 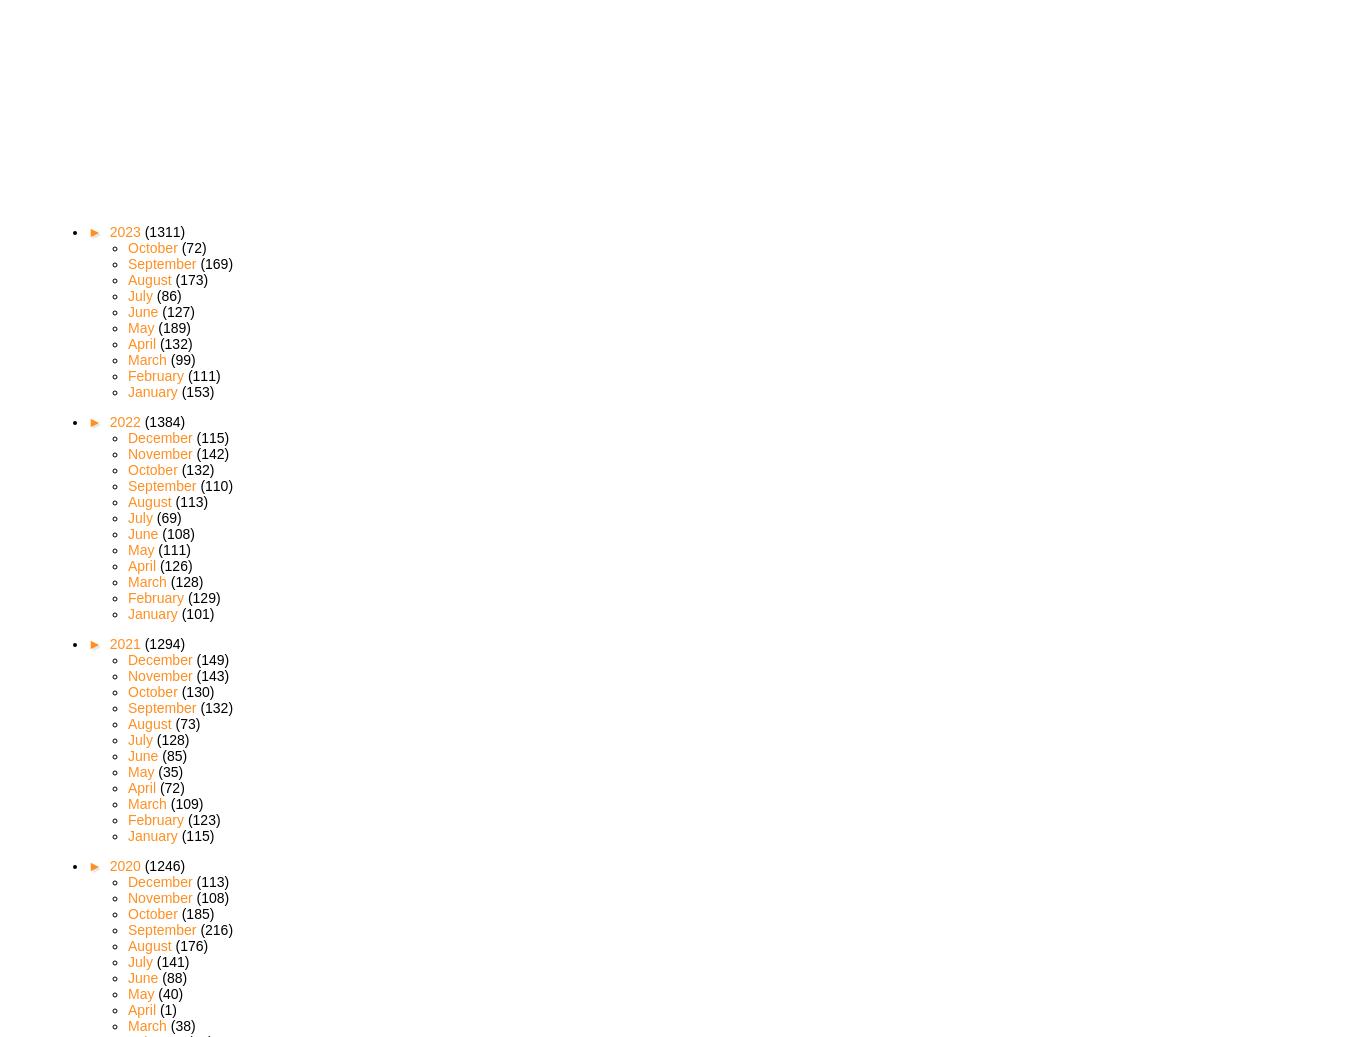 I want to click on '(1246)', so click(x=163, y=864).